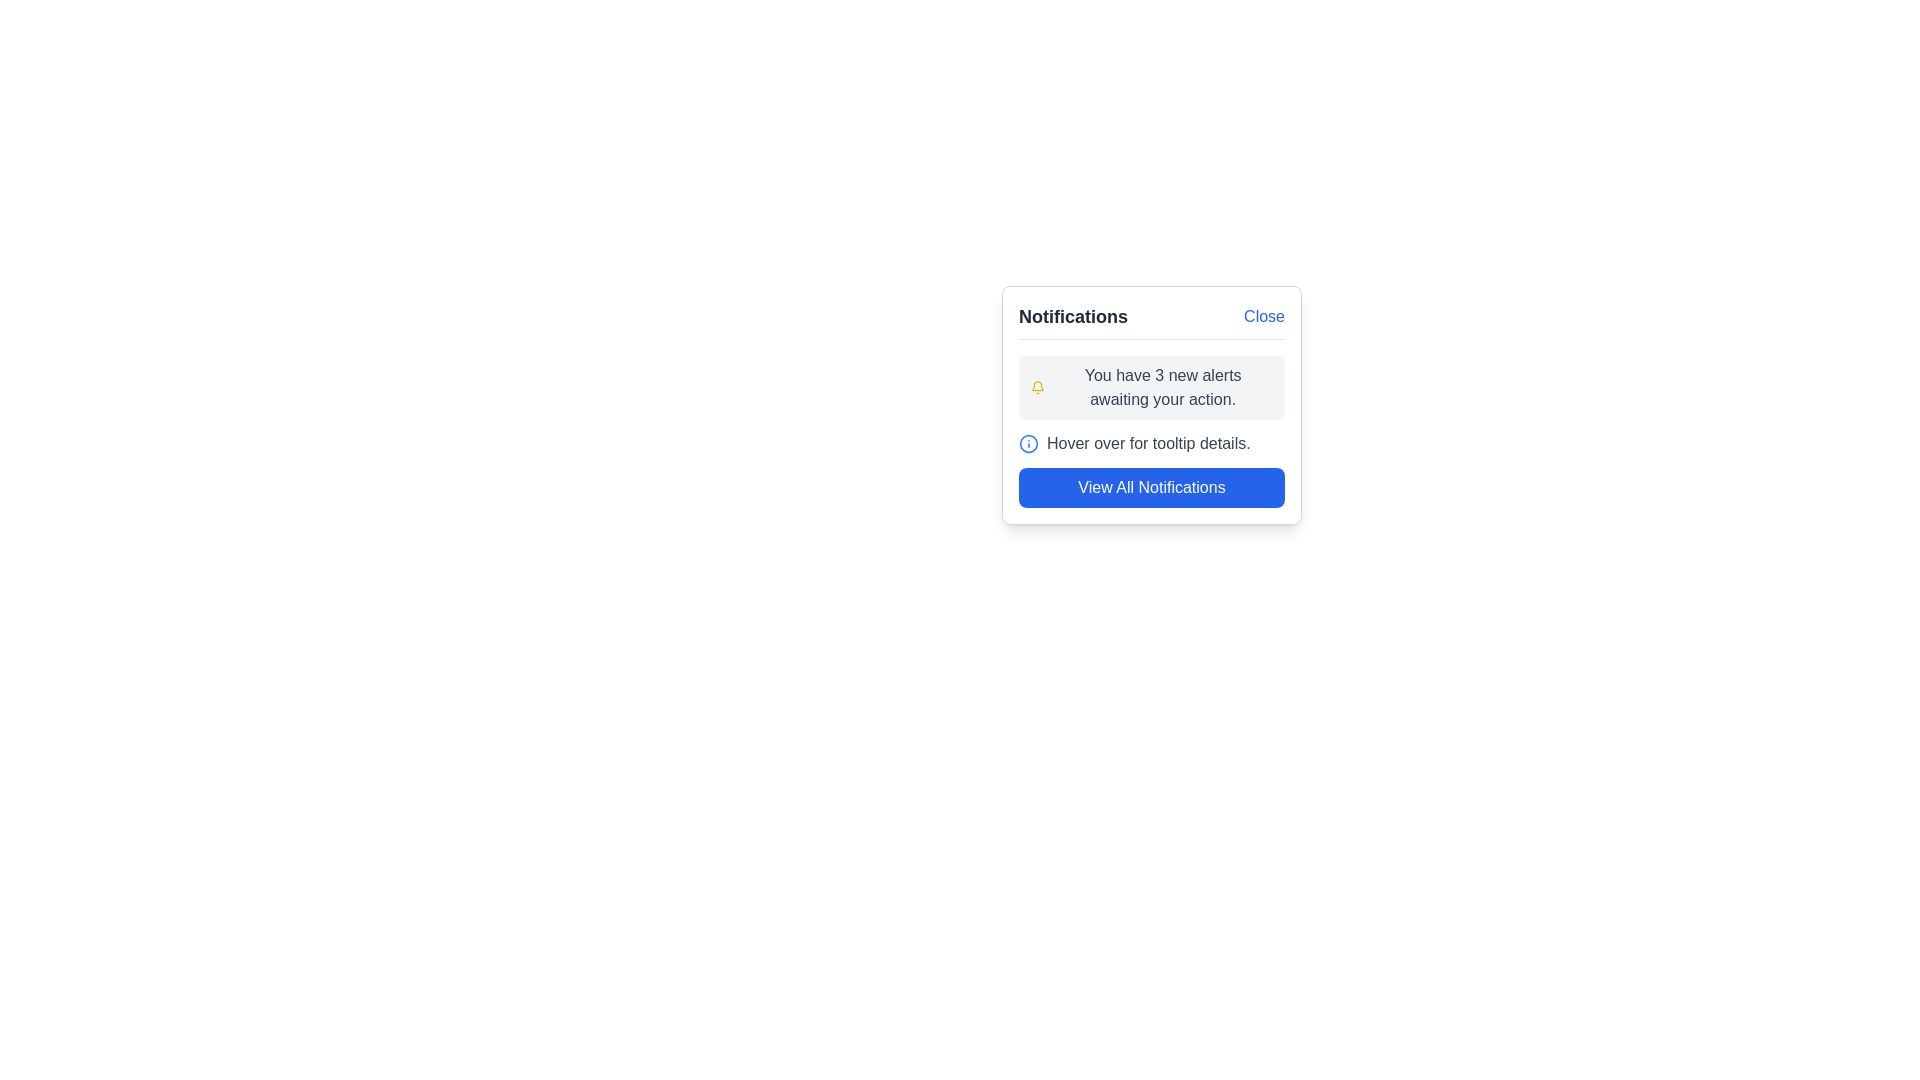  Describe the element at coordinates (1263, 315) in the screenshot. I see `the blue text link labeled 'Close' located in the header section of the notification panel` at that location.